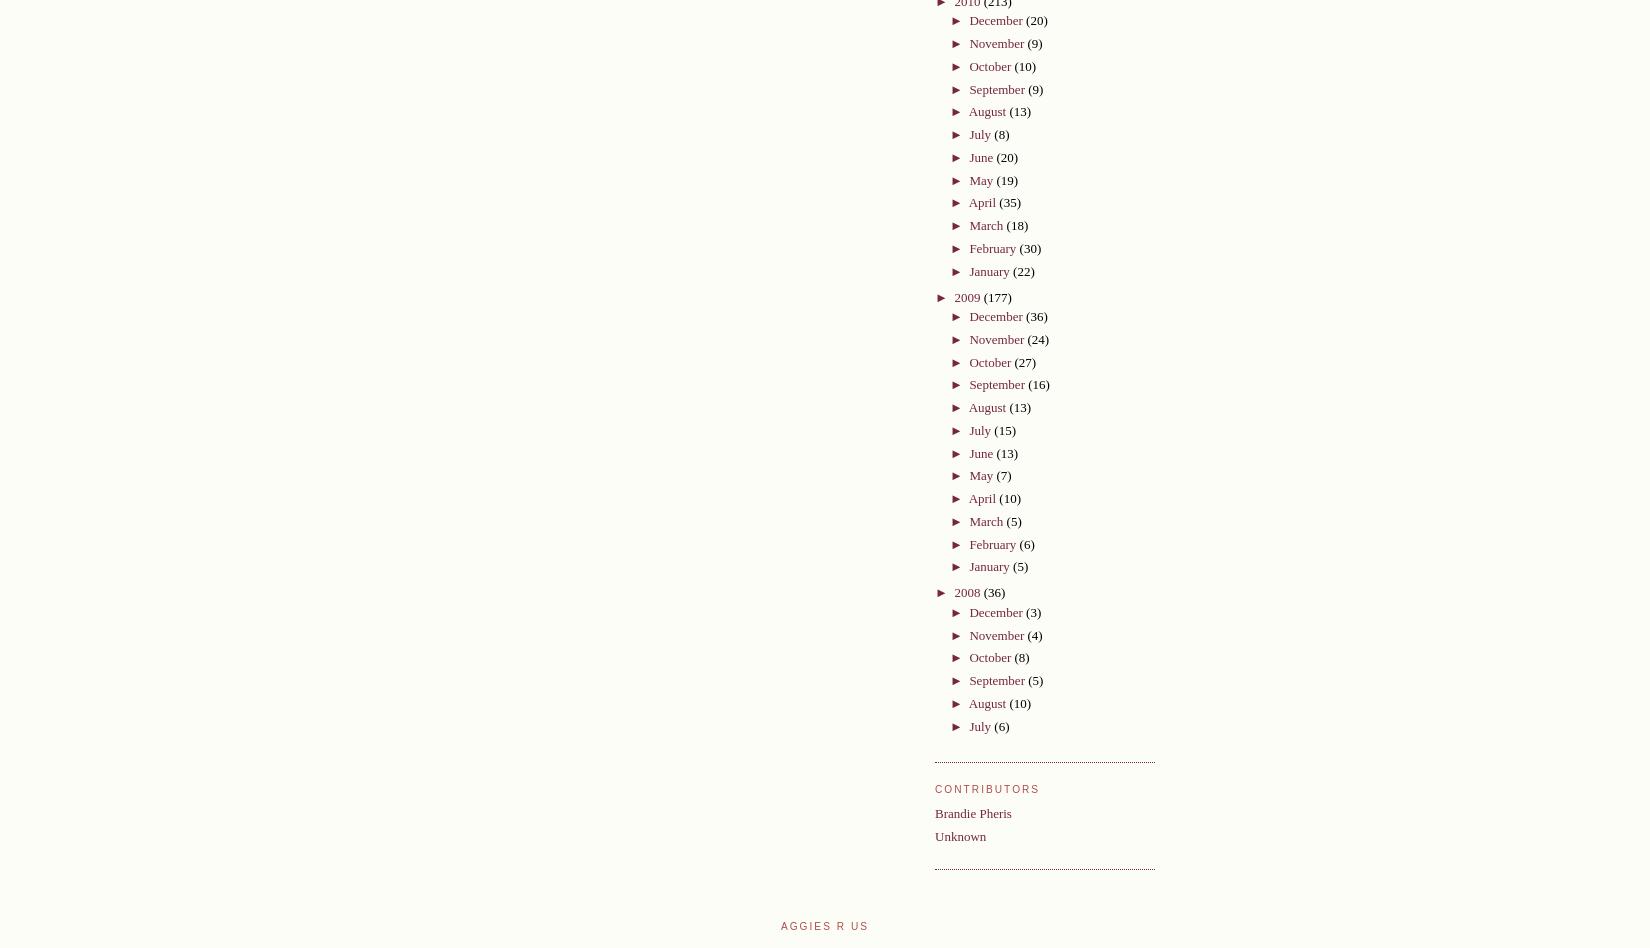 This screenshot has height=948, width=1650. What do you see at coordinates (823, 925) in the screenshot?
I see `'Aggies R Us'` at bounding box center [823, 925].